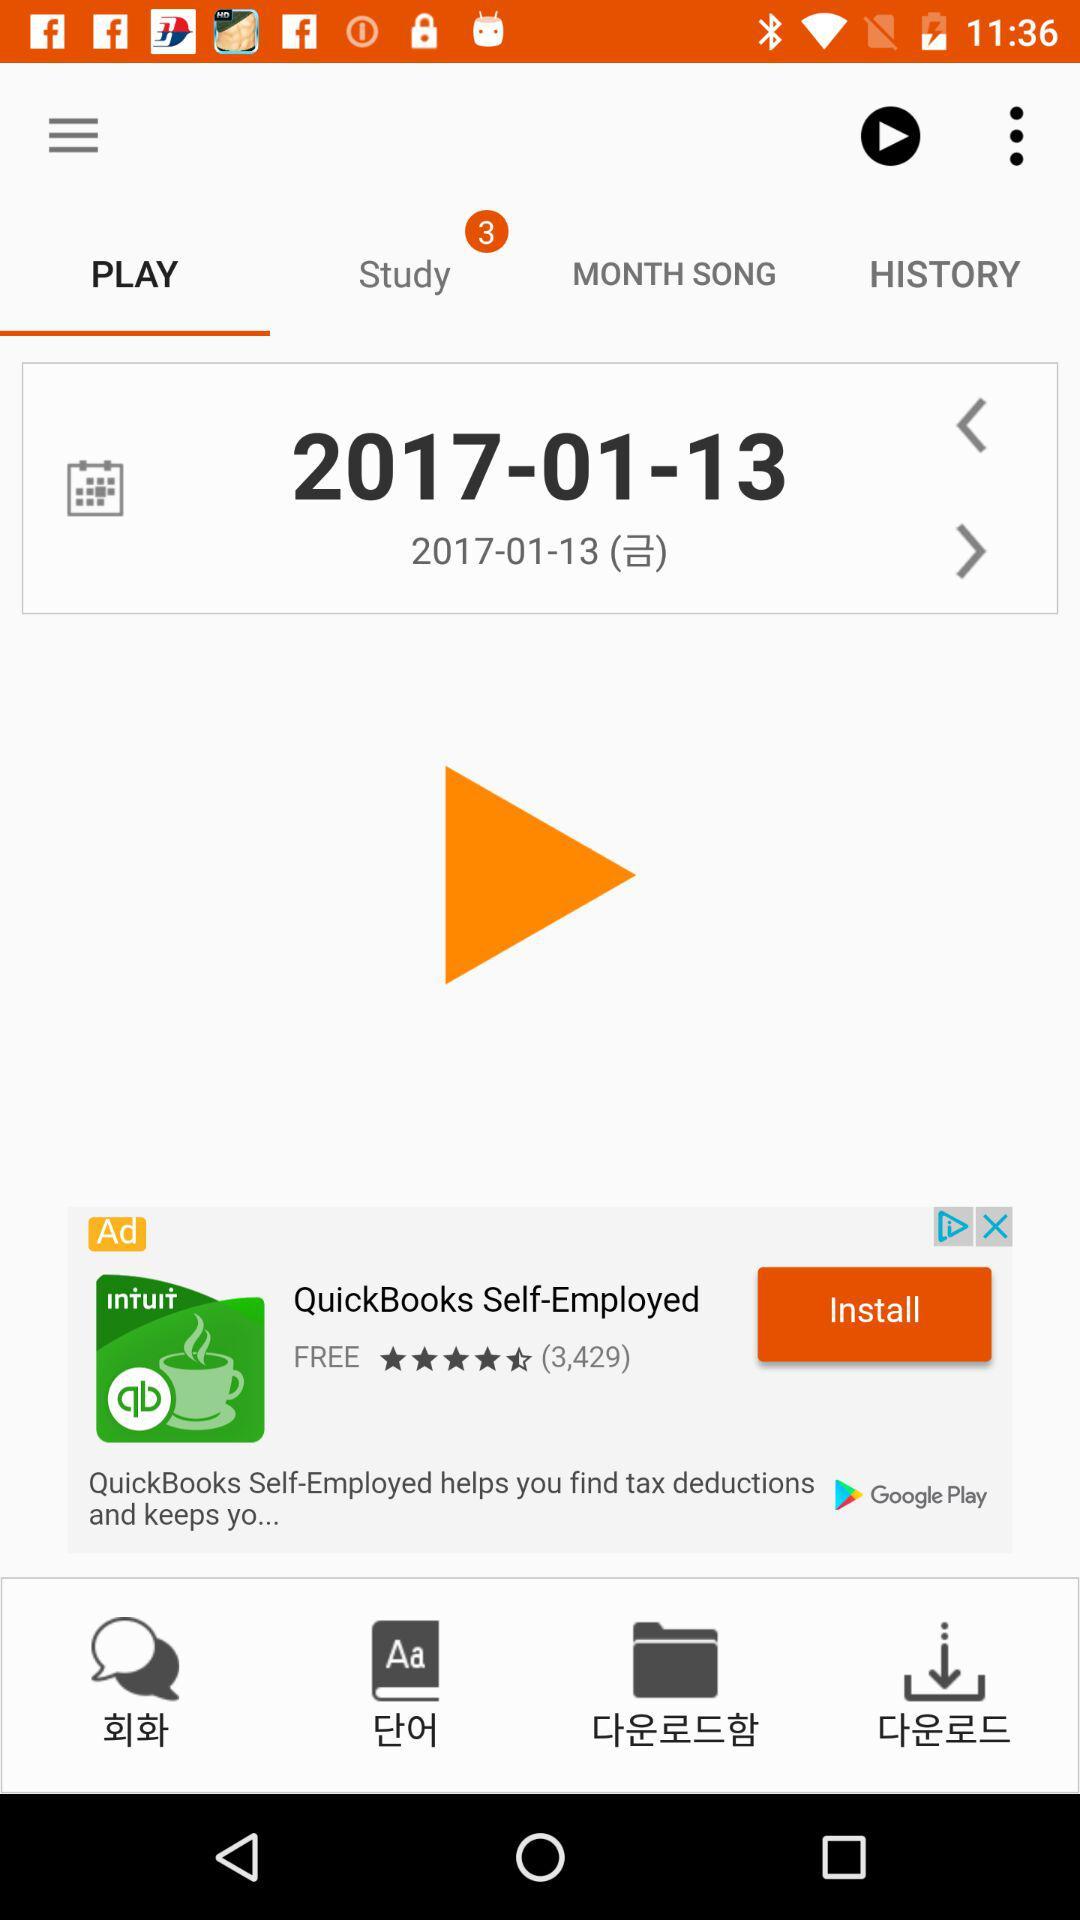  What do you see at coordinates (95, 488) in the screenshot?
I see `icon` at bounding box center [95, 488].